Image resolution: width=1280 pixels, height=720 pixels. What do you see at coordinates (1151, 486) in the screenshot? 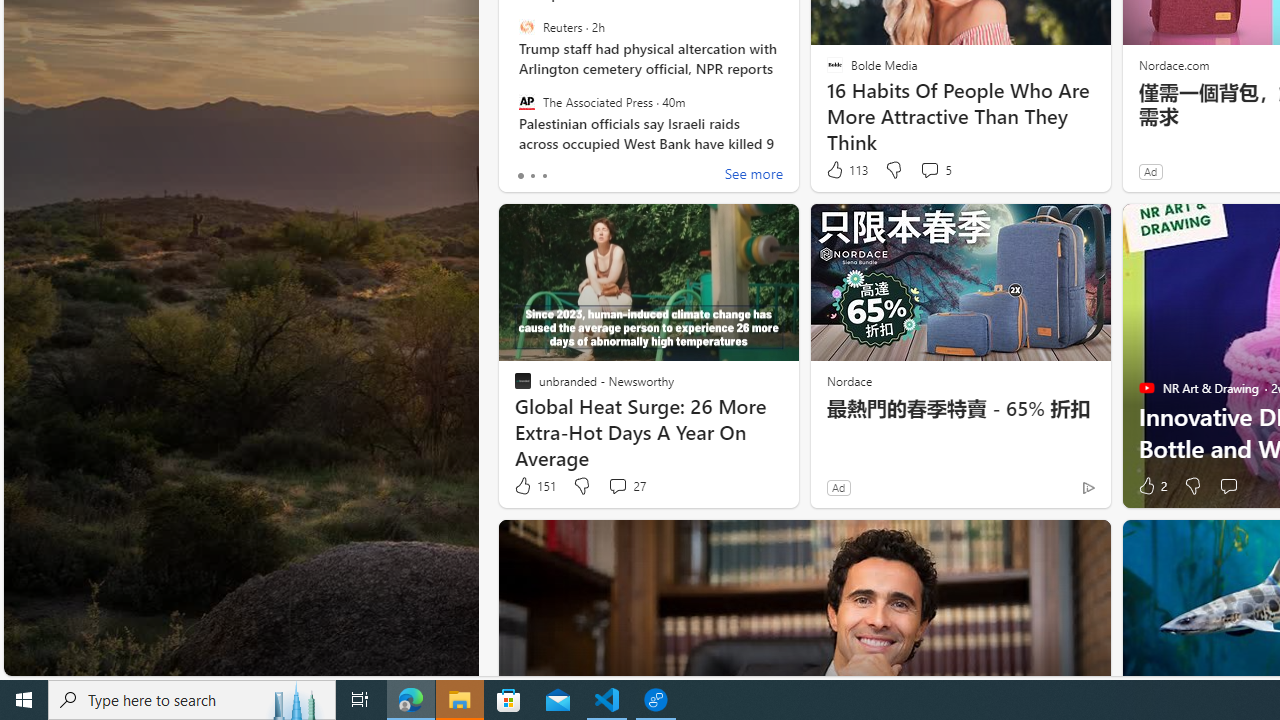
I see `'2 Like'` at bounding box center [1151, 486].